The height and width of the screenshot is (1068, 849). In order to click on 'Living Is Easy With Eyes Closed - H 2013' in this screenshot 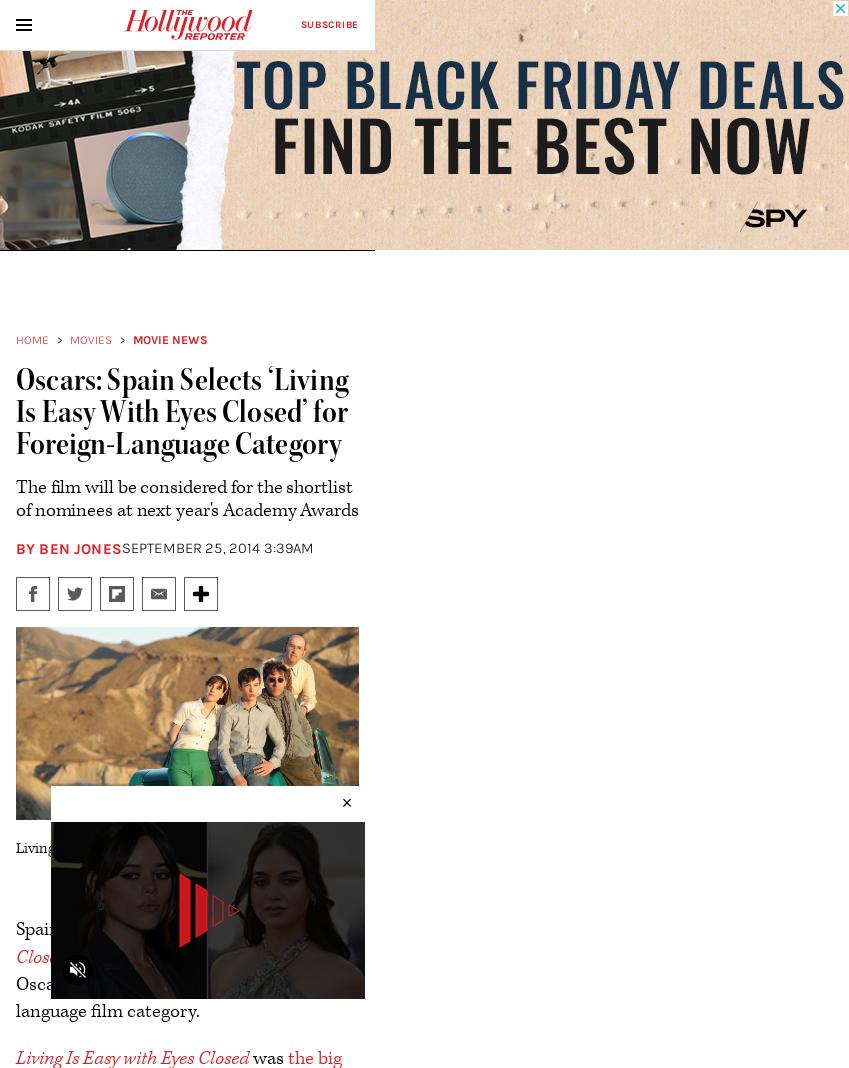, I will do `click(139, 847)`.